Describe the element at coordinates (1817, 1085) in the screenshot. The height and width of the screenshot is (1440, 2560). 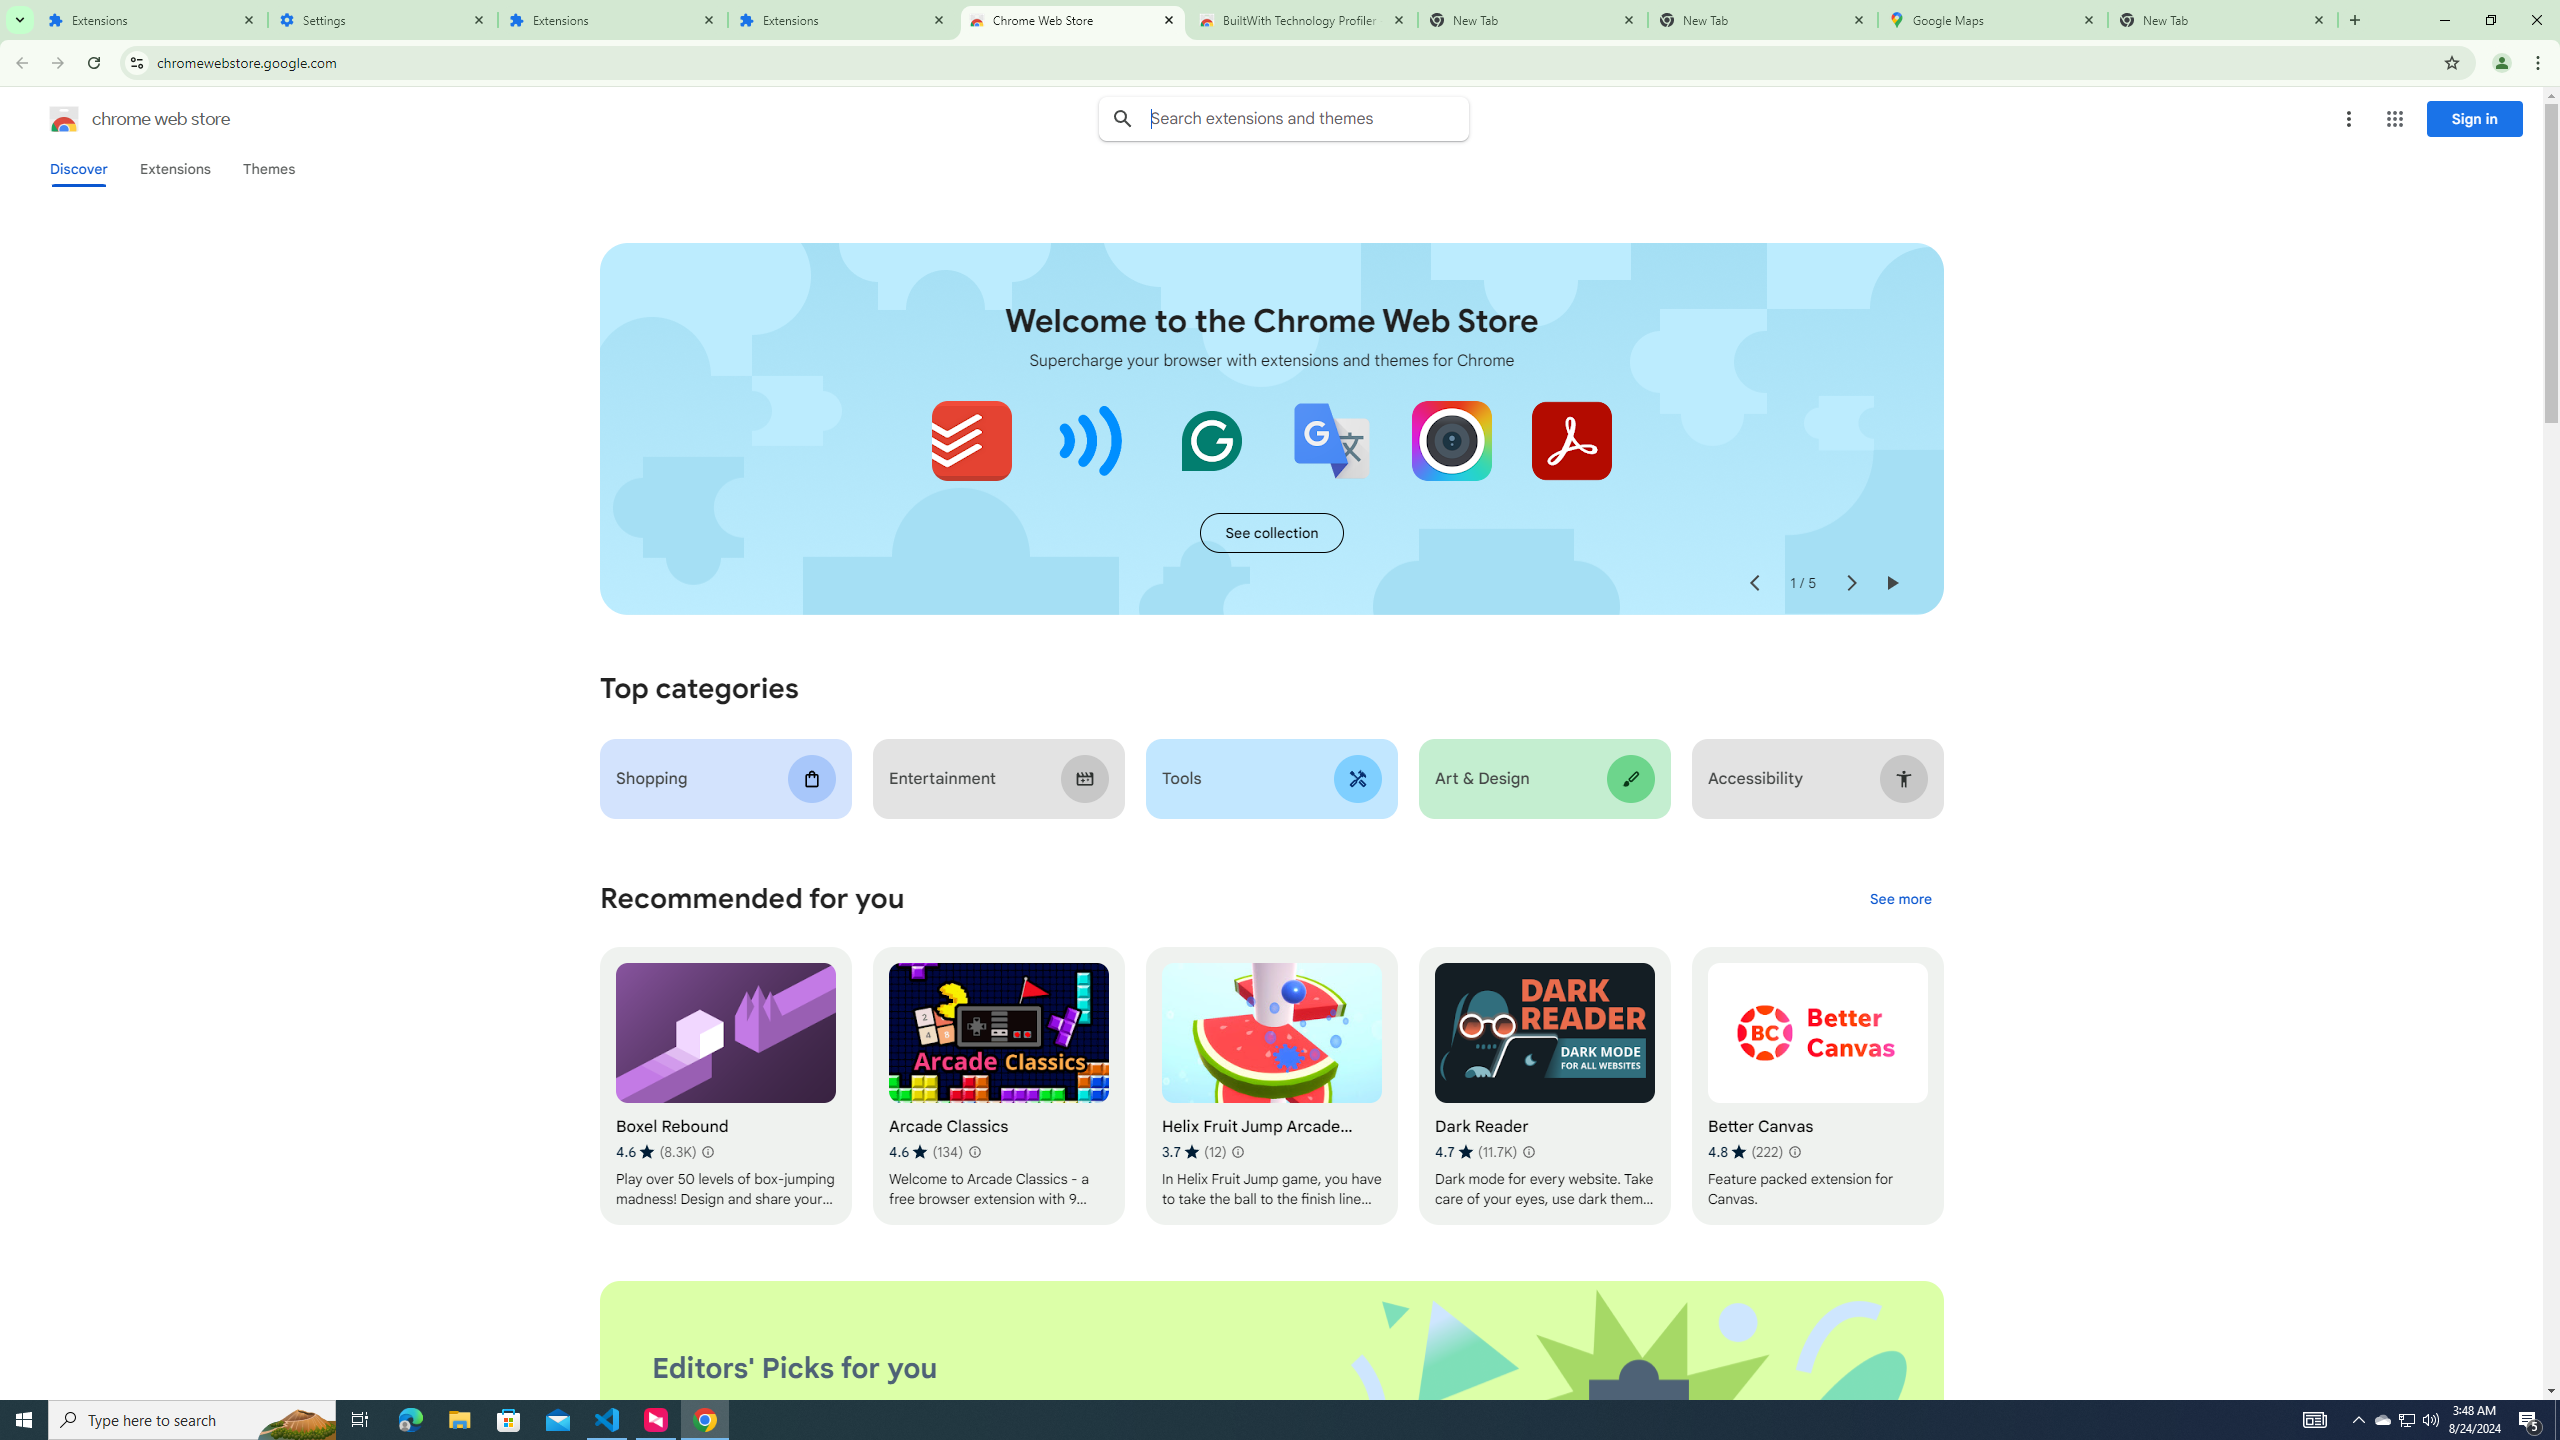
I see `'Better Canvas'` at that location.